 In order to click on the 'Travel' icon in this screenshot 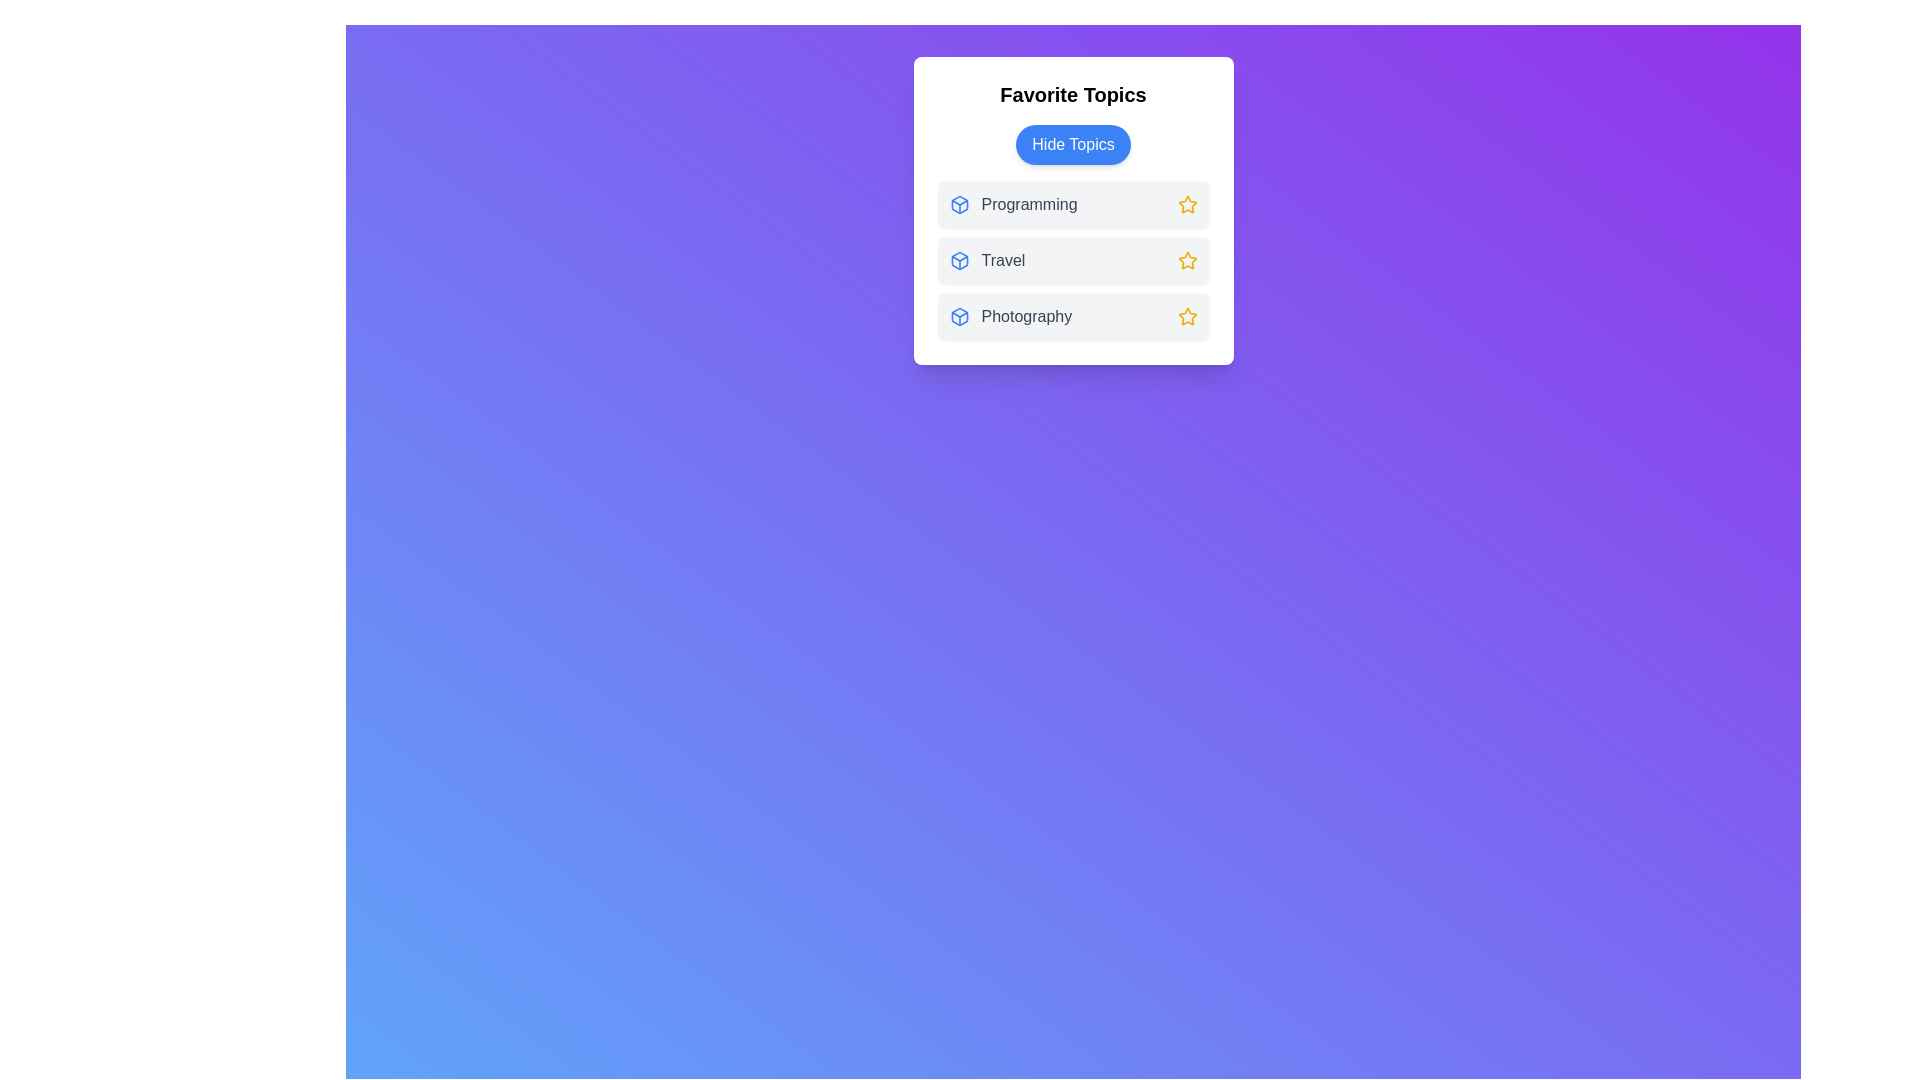, I will do `click(958, 260)`.